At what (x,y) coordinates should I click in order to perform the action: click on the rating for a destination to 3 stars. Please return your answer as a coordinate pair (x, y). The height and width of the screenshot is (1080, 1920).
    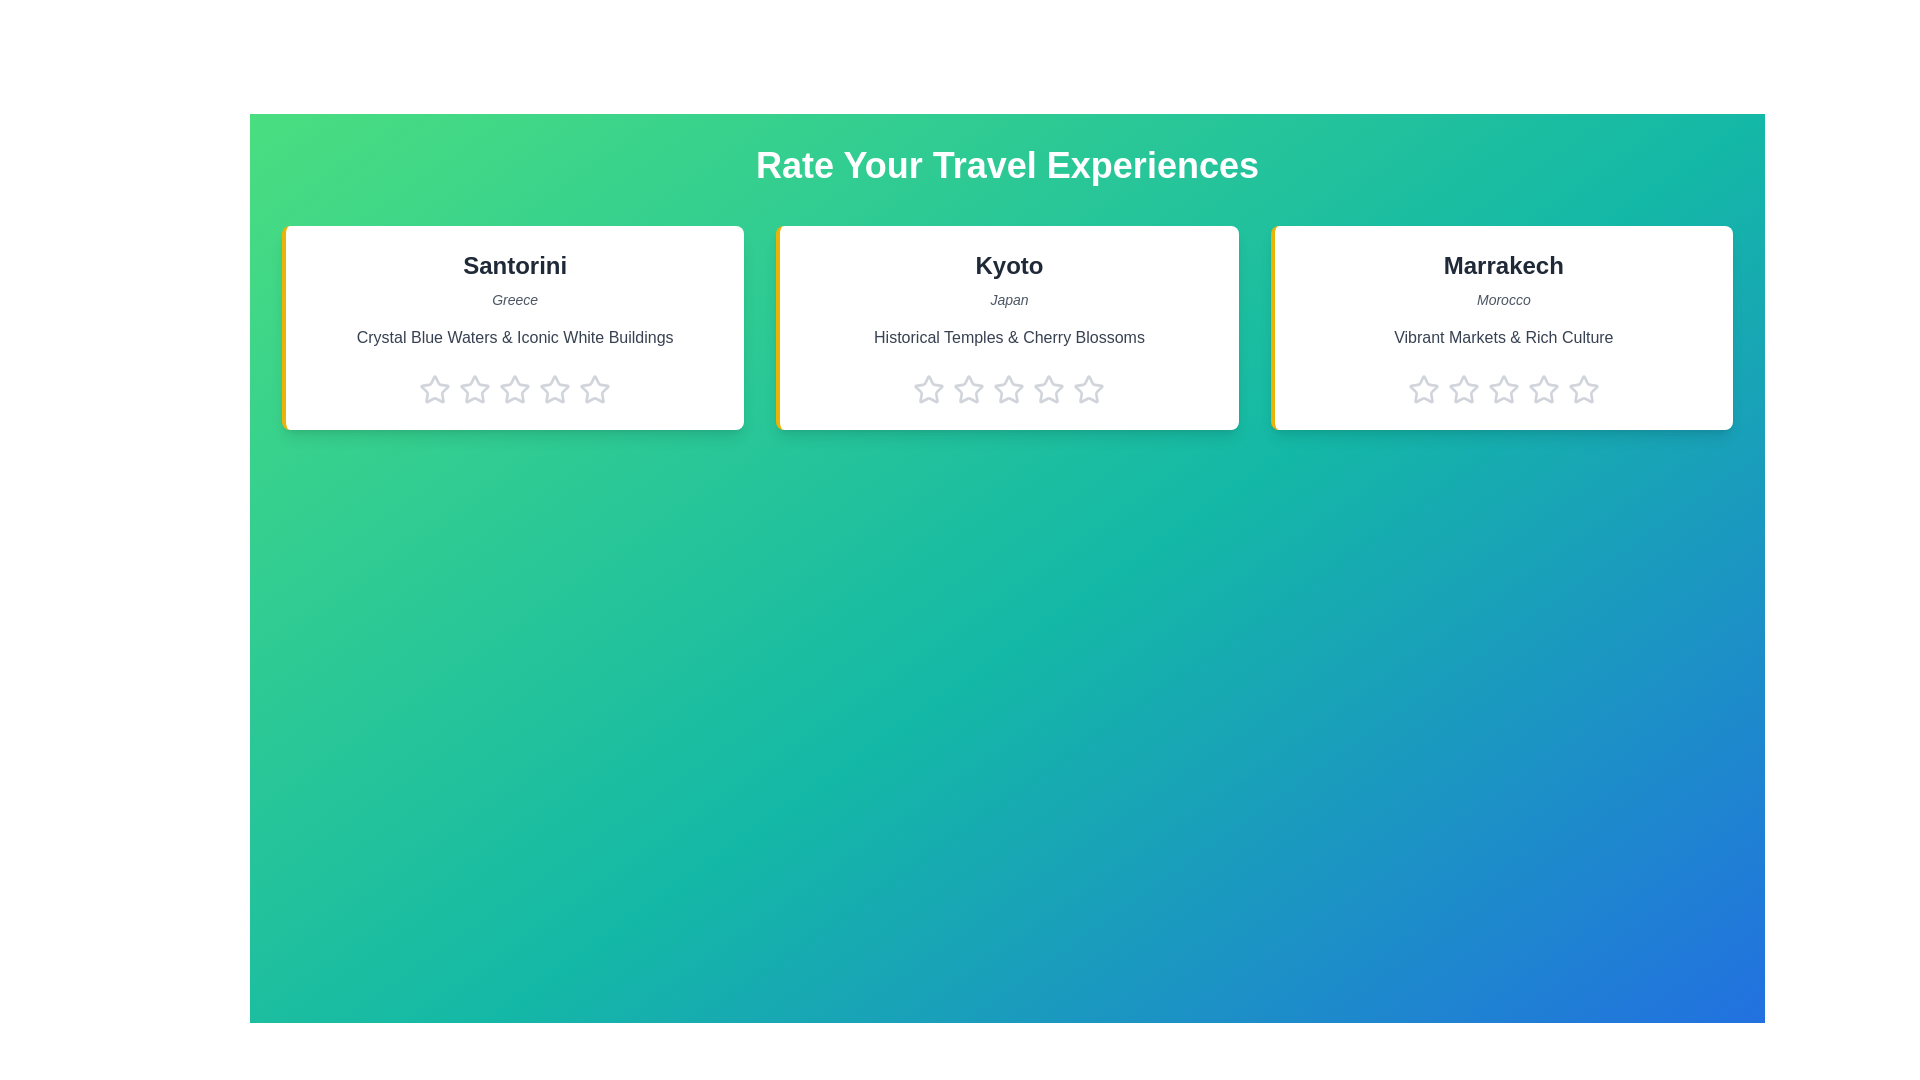
    Looking at the image, I should click on (515, 389).